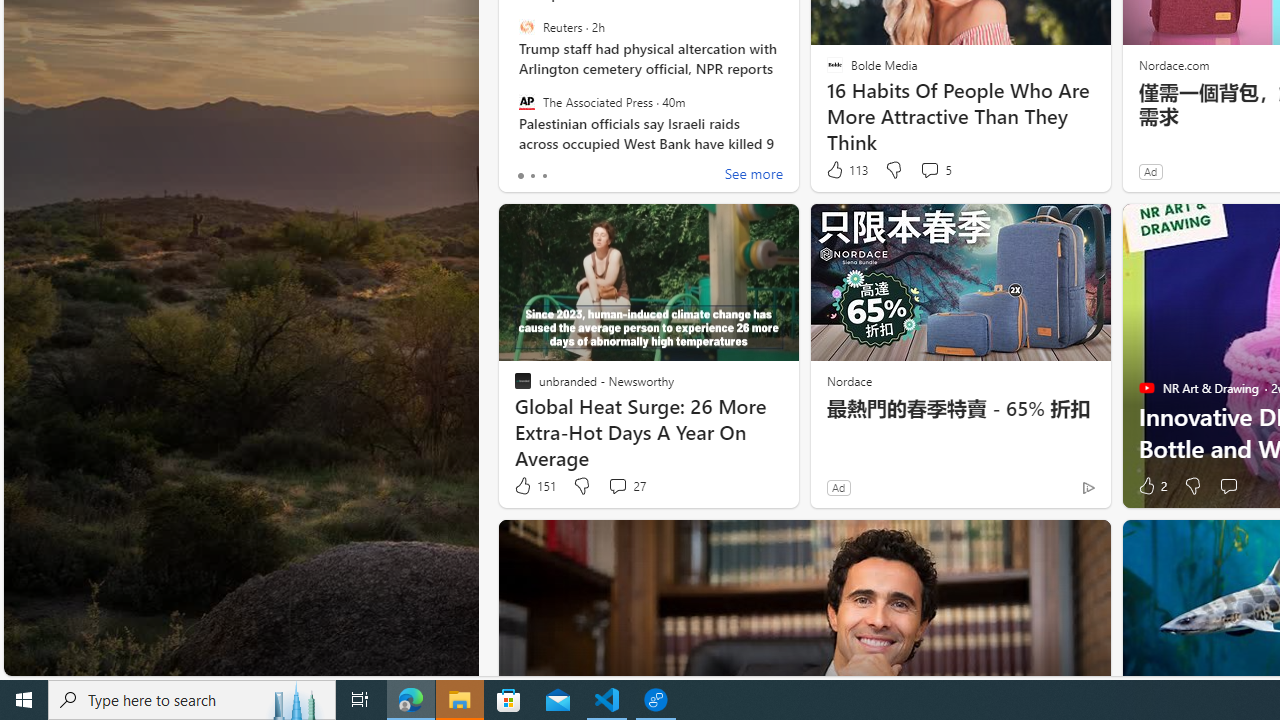 This screenshot has width=1280, height=720. What do you see at coordinates (526, 101) in the screenshot?
I see `'The Associated Press'` at bounding box center [526, 101].